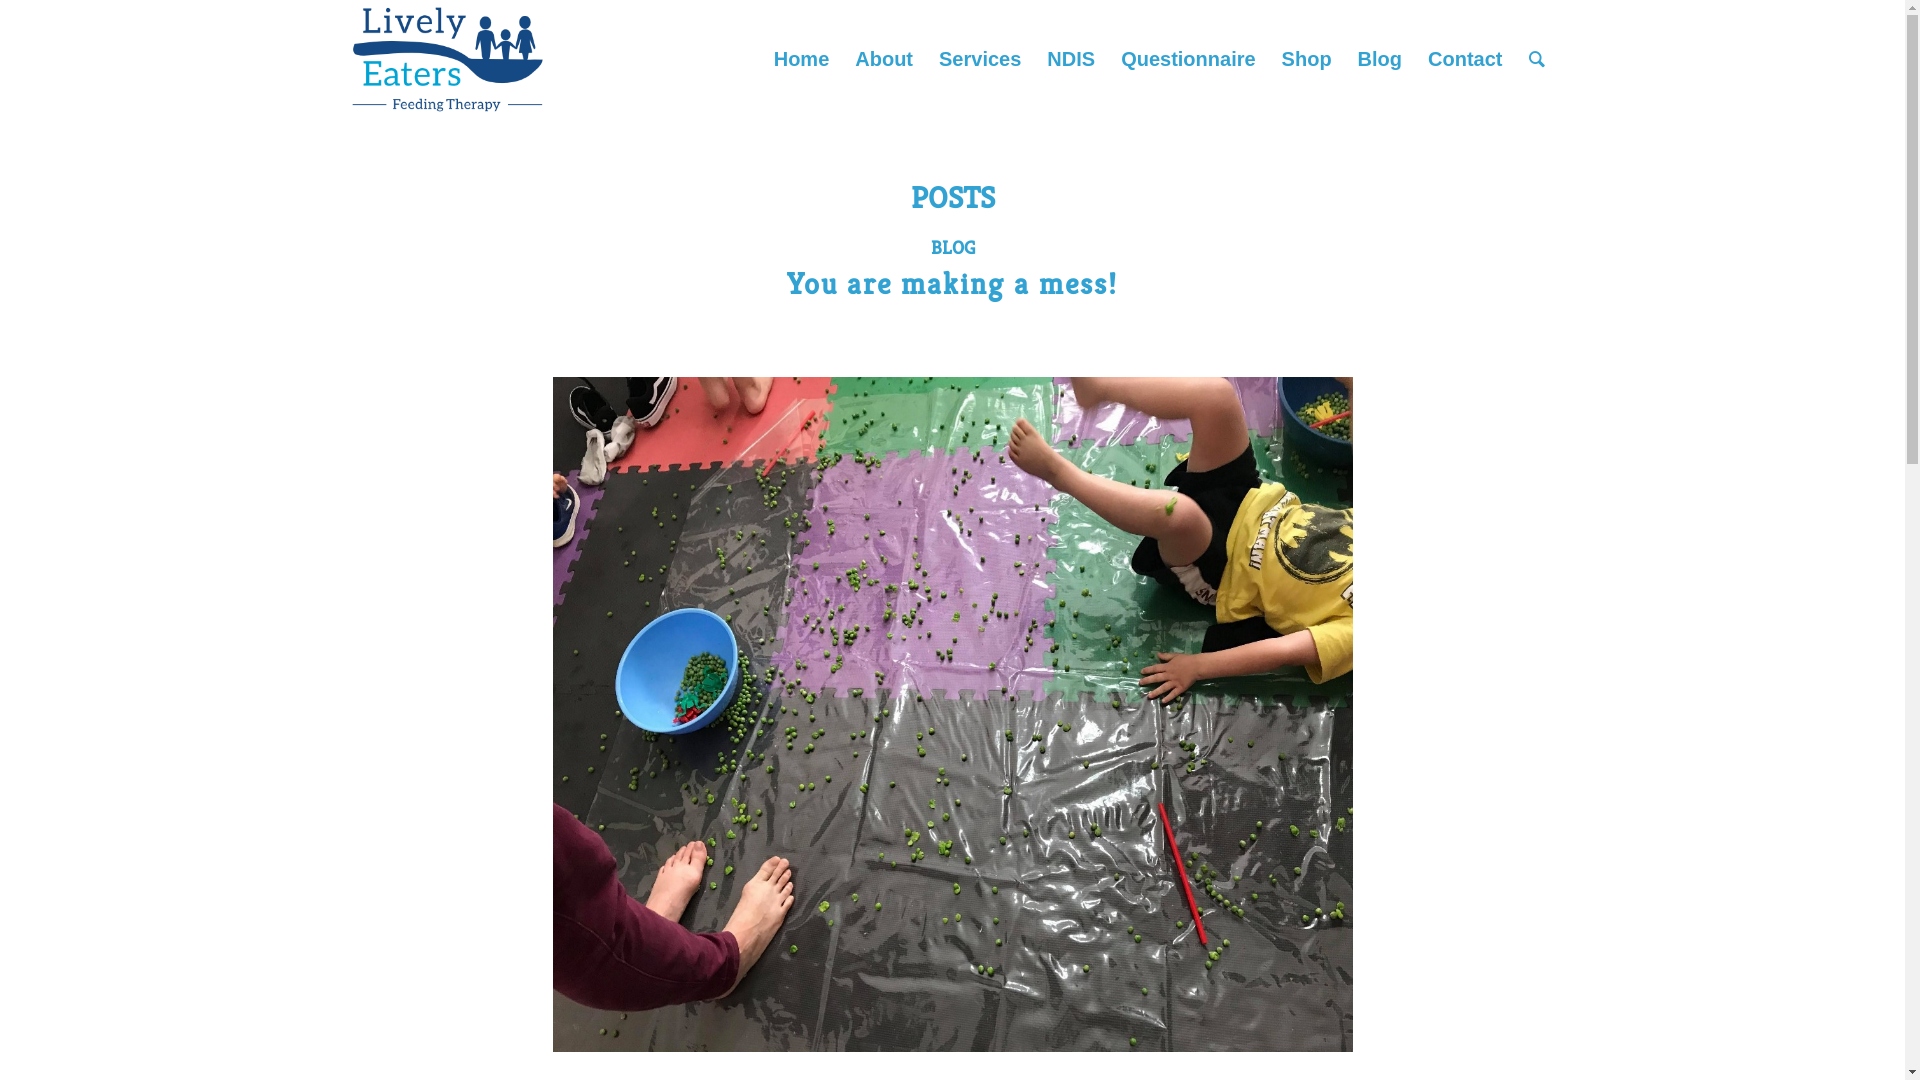 The width and height of the screenshot is (1920, 1080). Describe the element at coordinates (950, 246) in the screenshot. I see `'BLOG'` at that location.